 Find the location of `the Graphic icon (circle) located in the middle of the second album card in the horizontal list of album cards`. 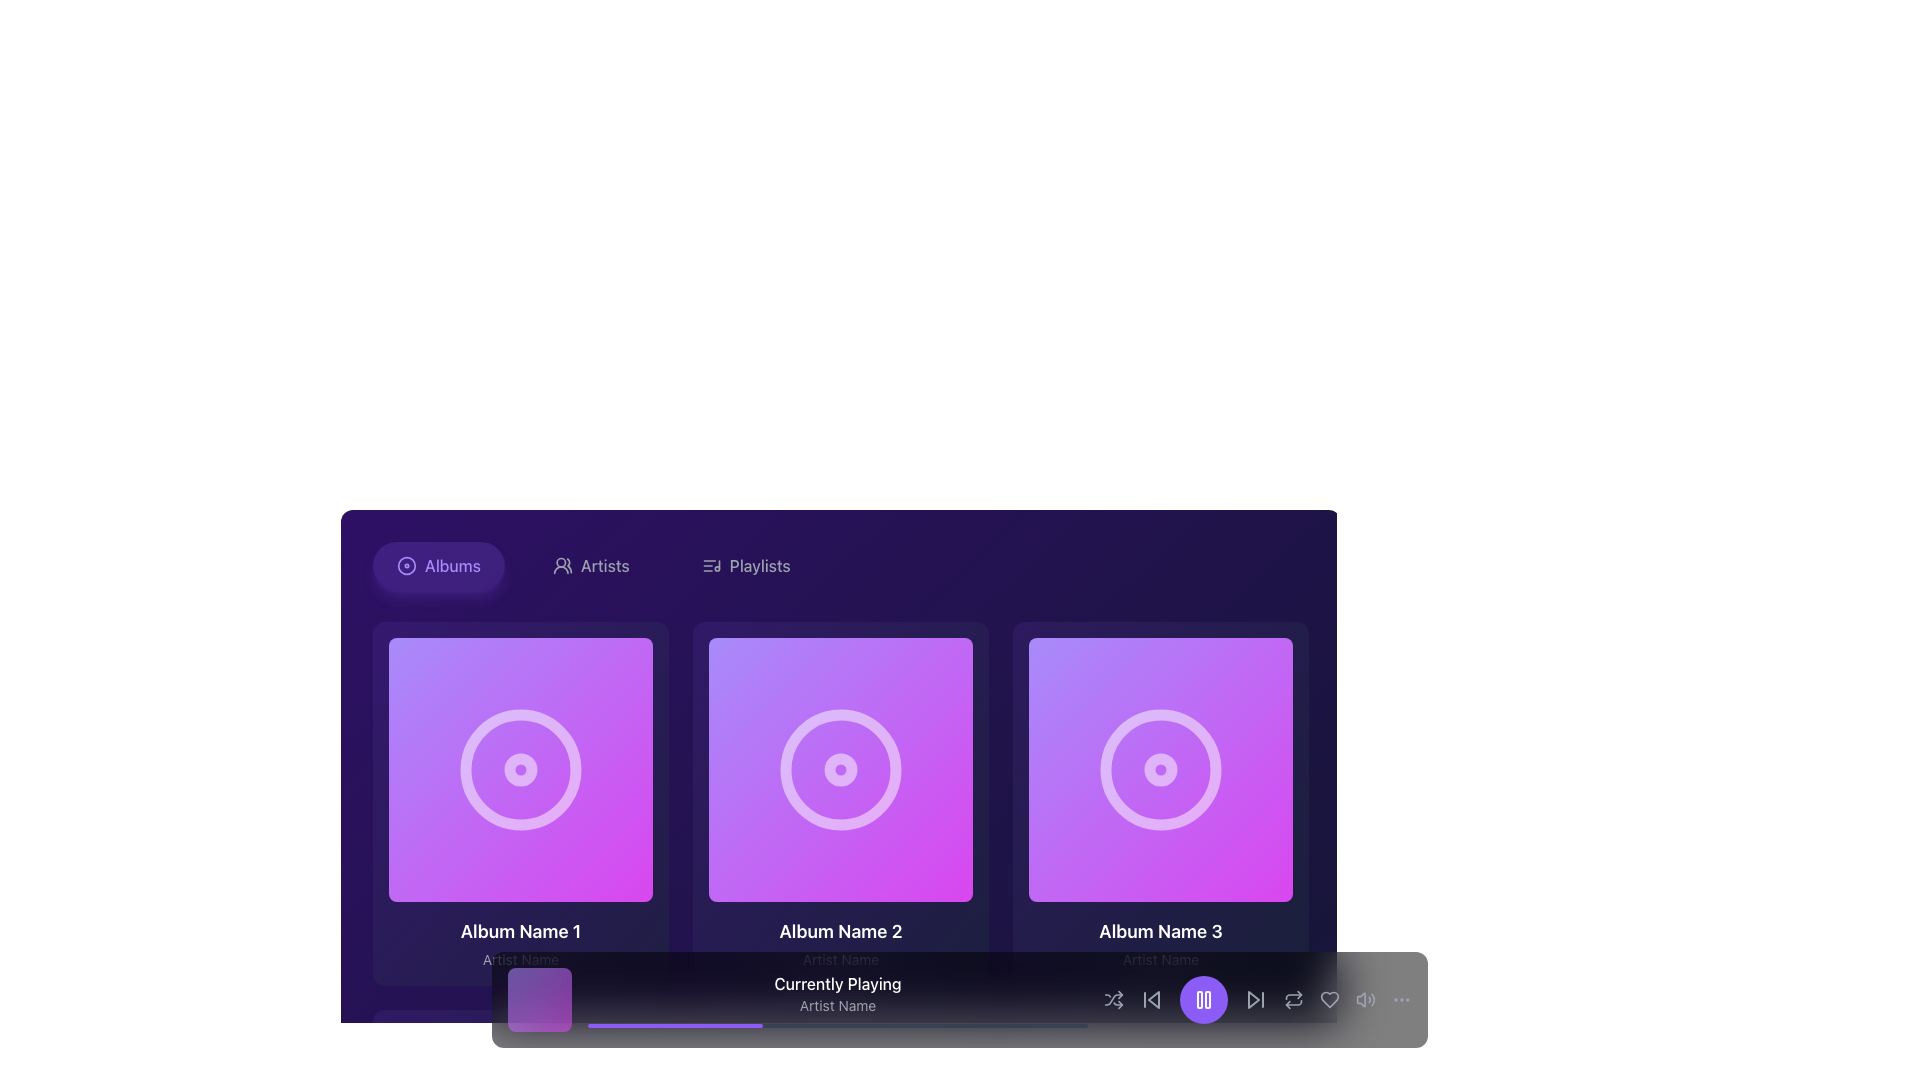

the Graphic icon (circle) located in the middle of the second album card in the horizontal list of album cards is located at coordinates (840, 769).